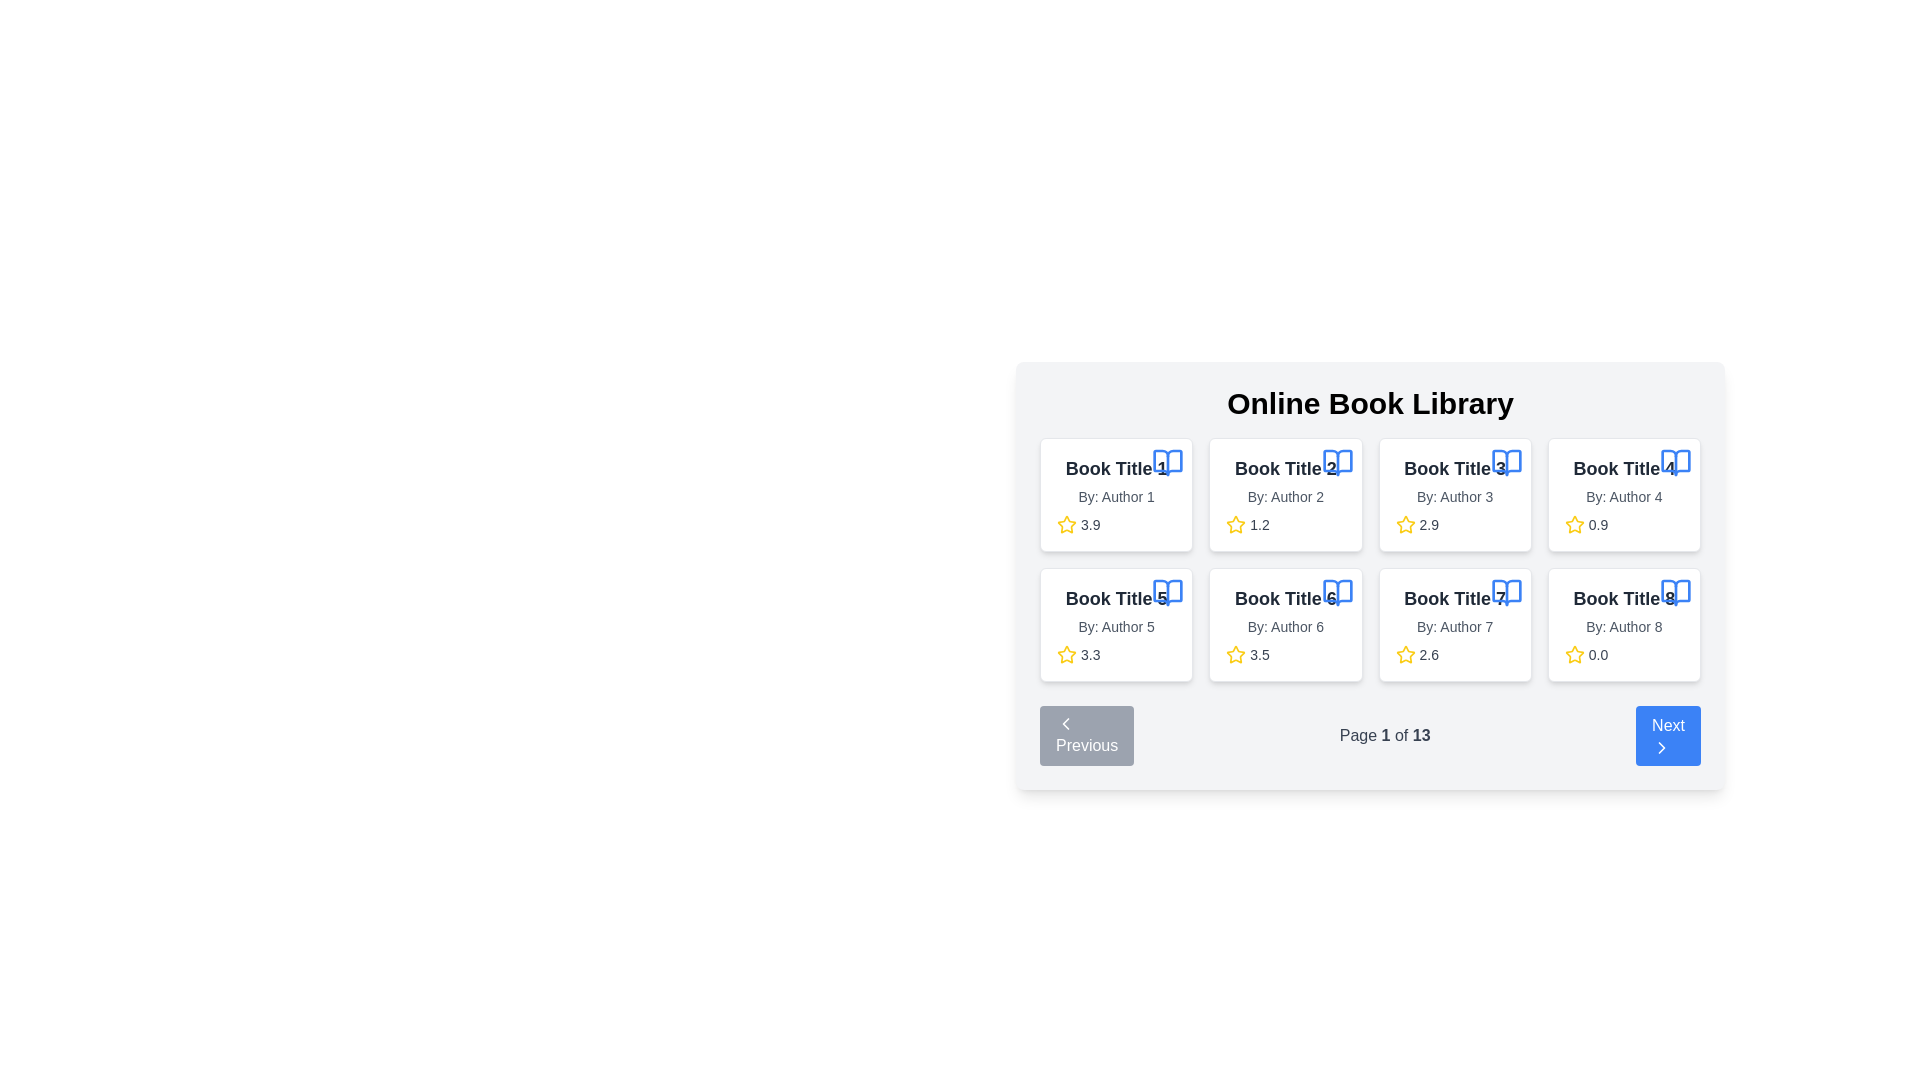 The image size is (1920, 1080). Describe the element at coordinates (1455, 469) in the screenshot. I see `text of the label displaying 'Book Title 3', which is styled in bold and larger than standard text, located in the top row, third column of the book information card` at that location.